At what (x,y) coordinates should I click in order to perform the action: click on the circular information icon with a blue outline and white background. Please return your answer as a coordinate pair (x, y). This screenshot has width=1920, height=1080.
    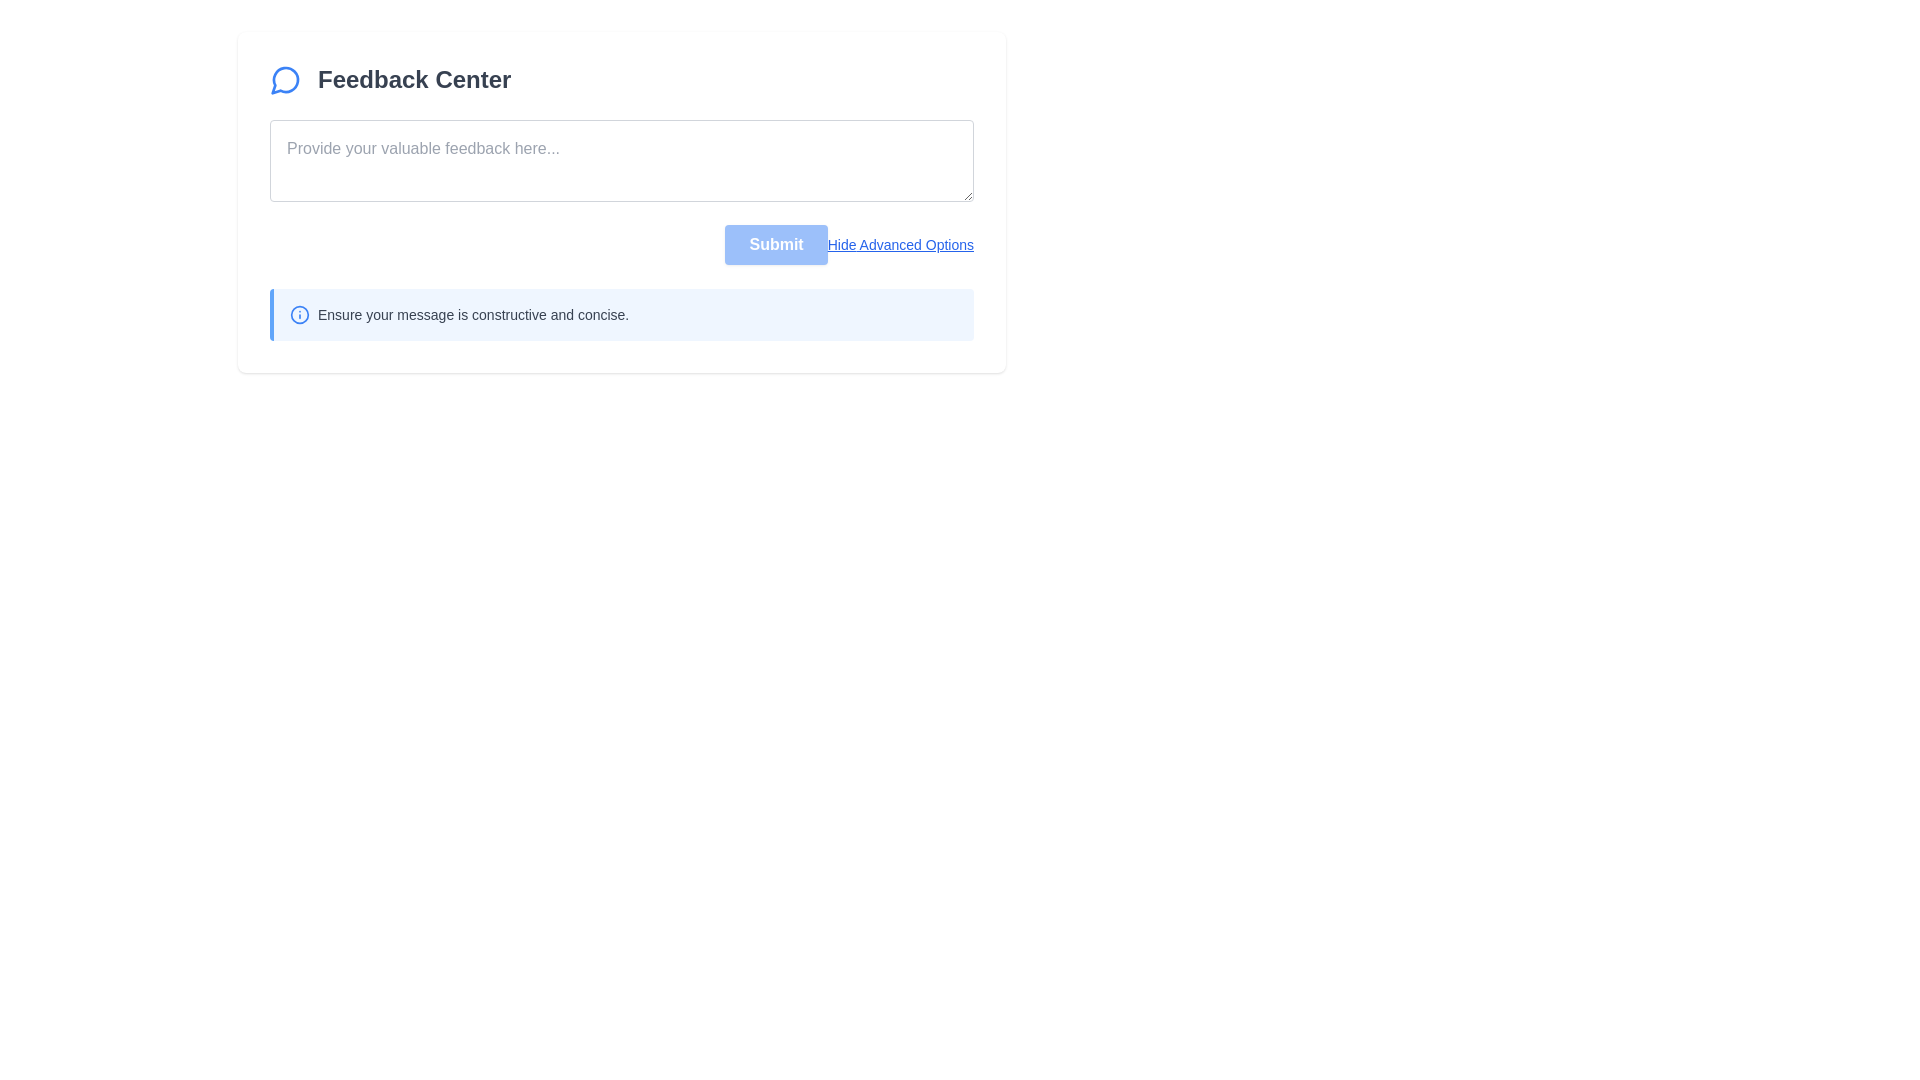
    Looking at the image, I should click on (298, 315).